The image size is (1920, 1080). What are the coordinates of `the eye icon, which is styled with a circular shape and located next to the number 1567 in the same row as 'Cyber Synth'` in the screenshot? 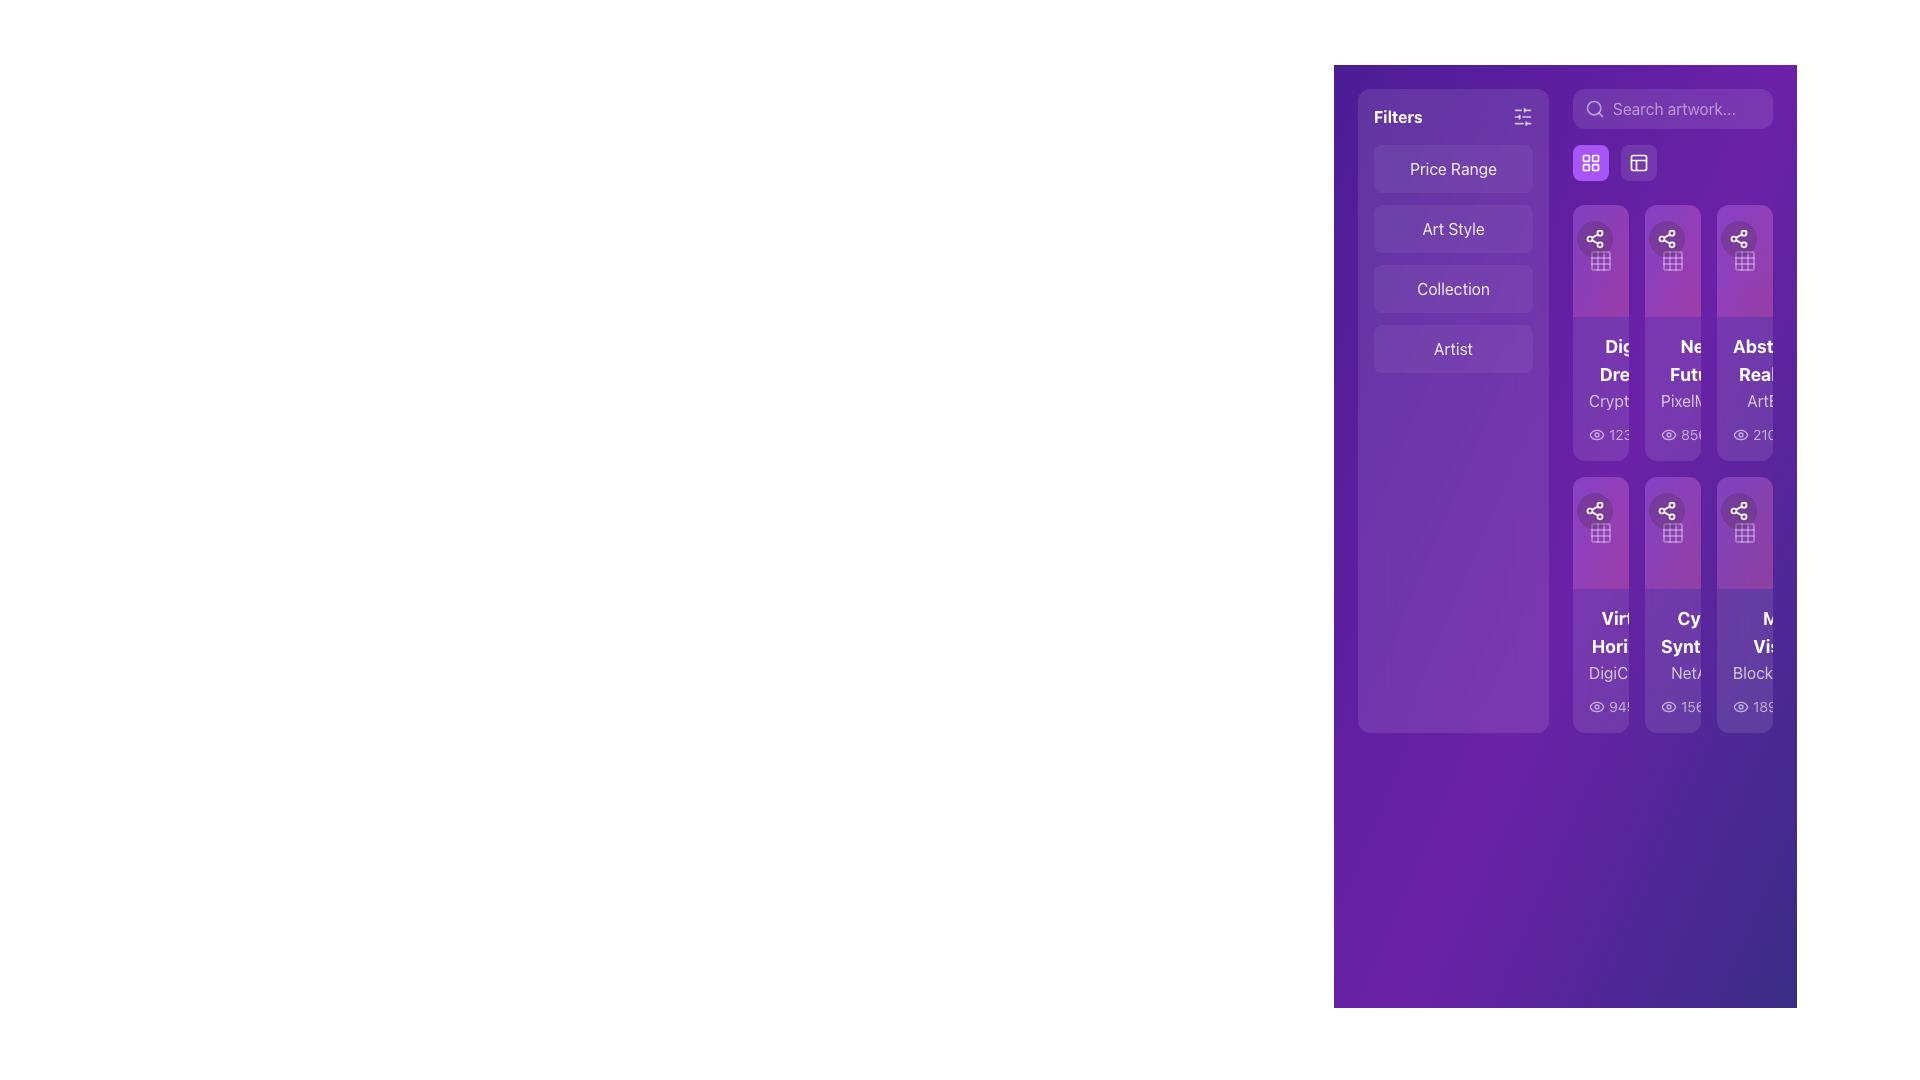 It's located at (1669, 705).